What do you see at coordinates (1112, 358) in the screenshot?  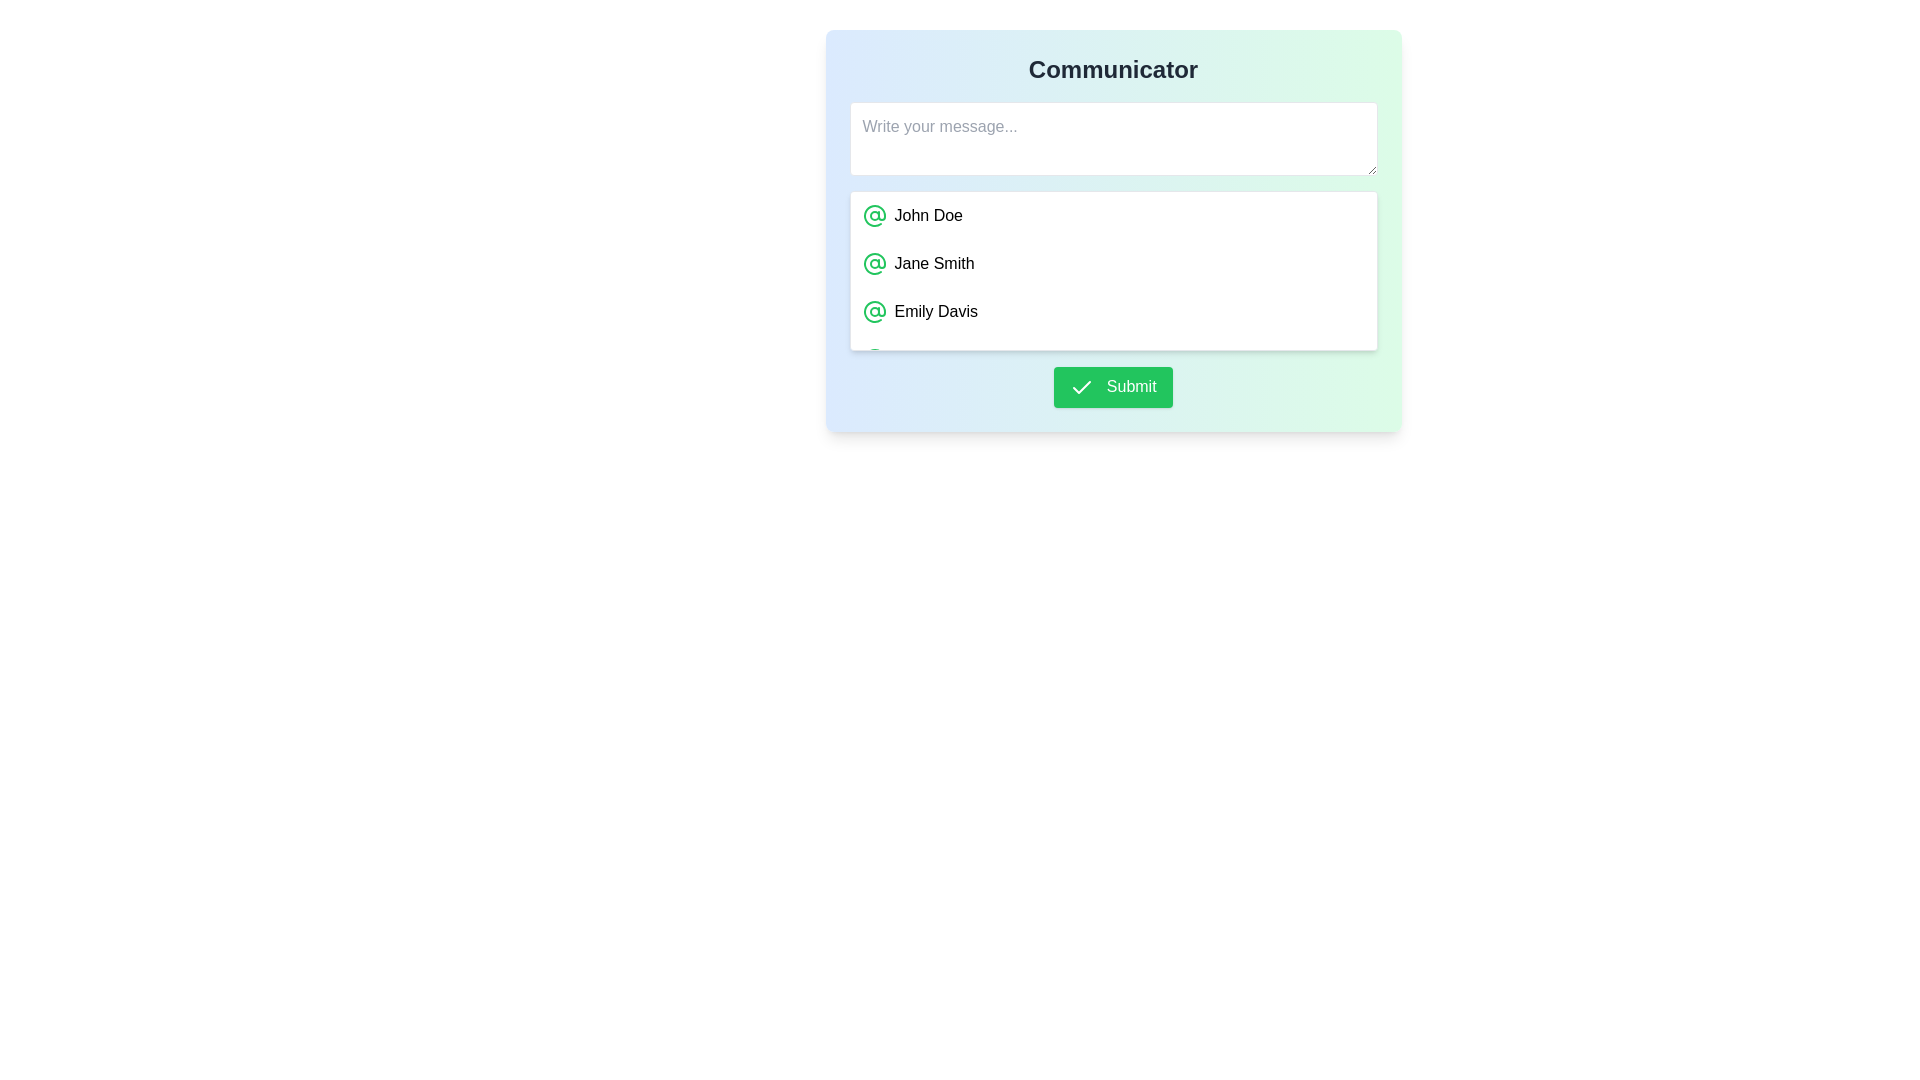 I see `the selectable list item displaying 'Michael Brown'` at bounding box center [1112, 358].